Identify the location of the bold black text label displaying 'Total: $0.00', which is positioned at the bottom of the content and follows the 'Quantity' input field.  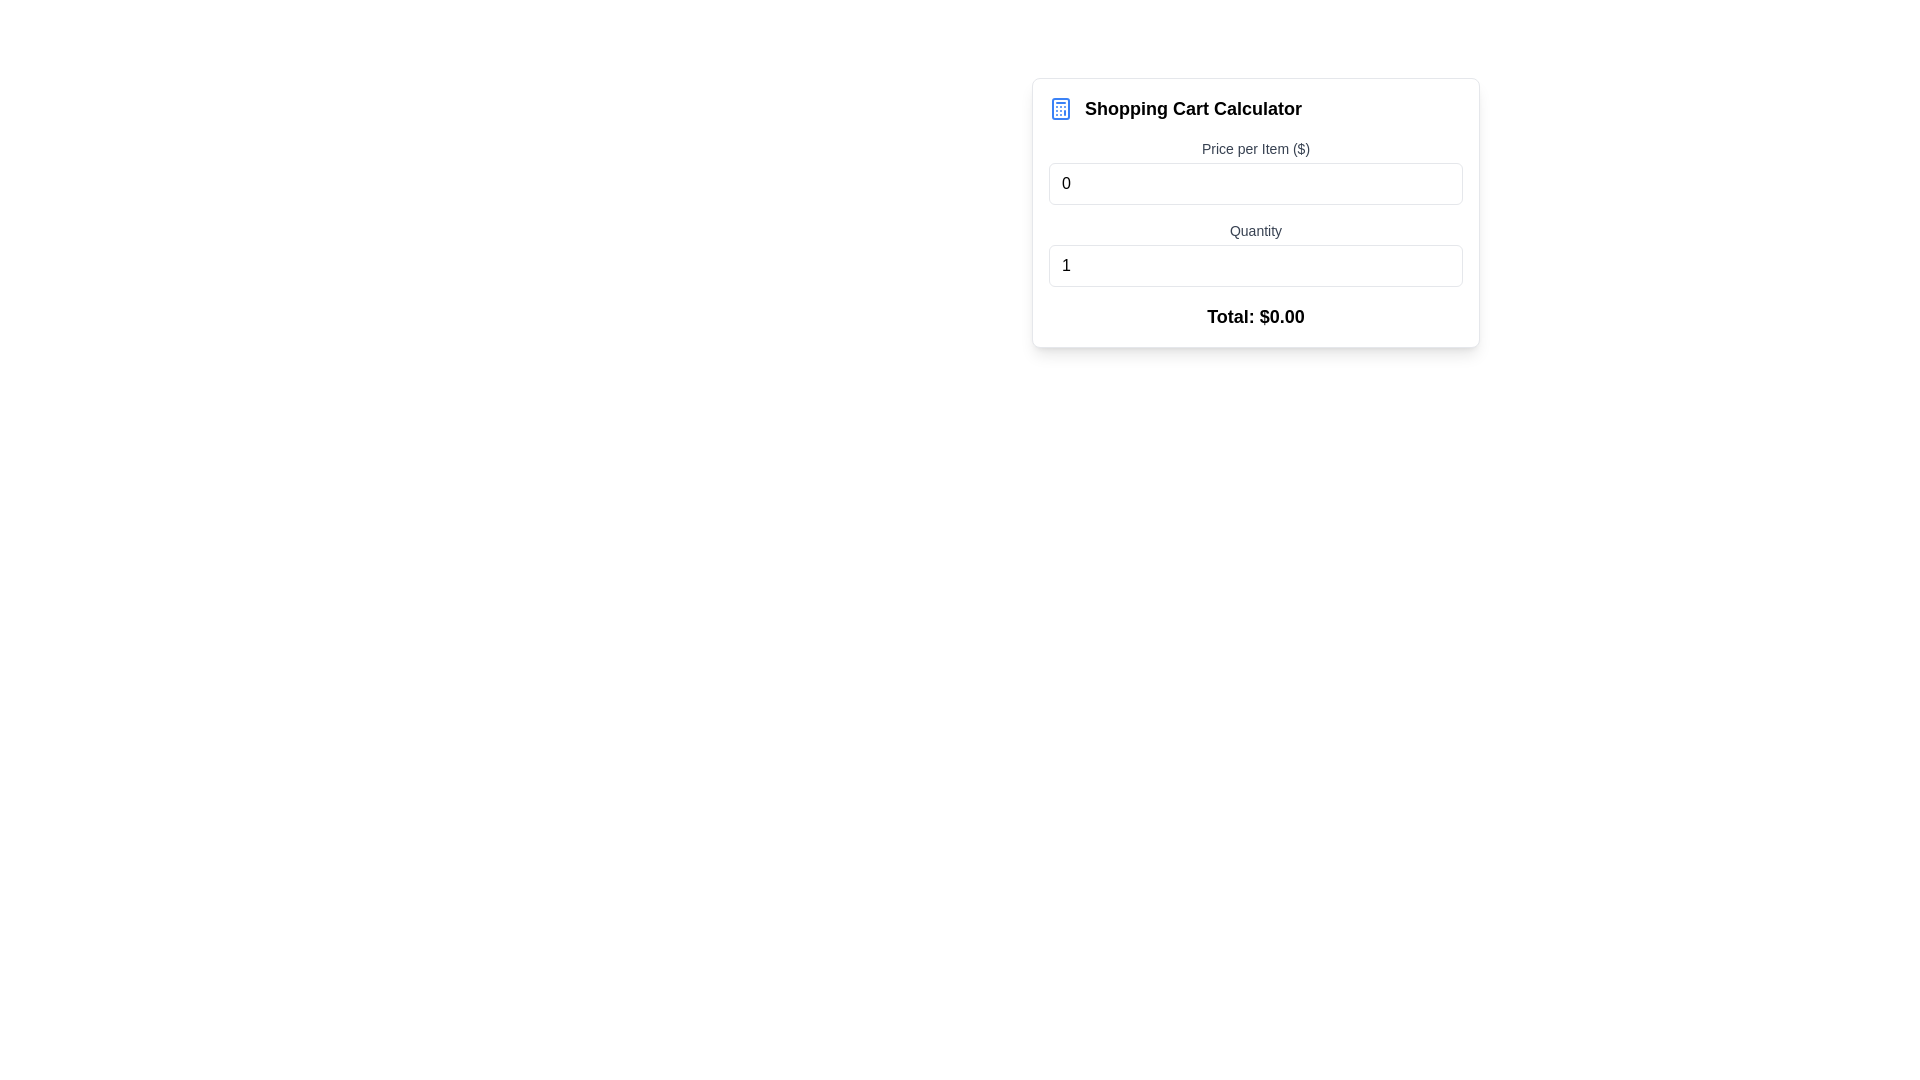
(1255, 315).